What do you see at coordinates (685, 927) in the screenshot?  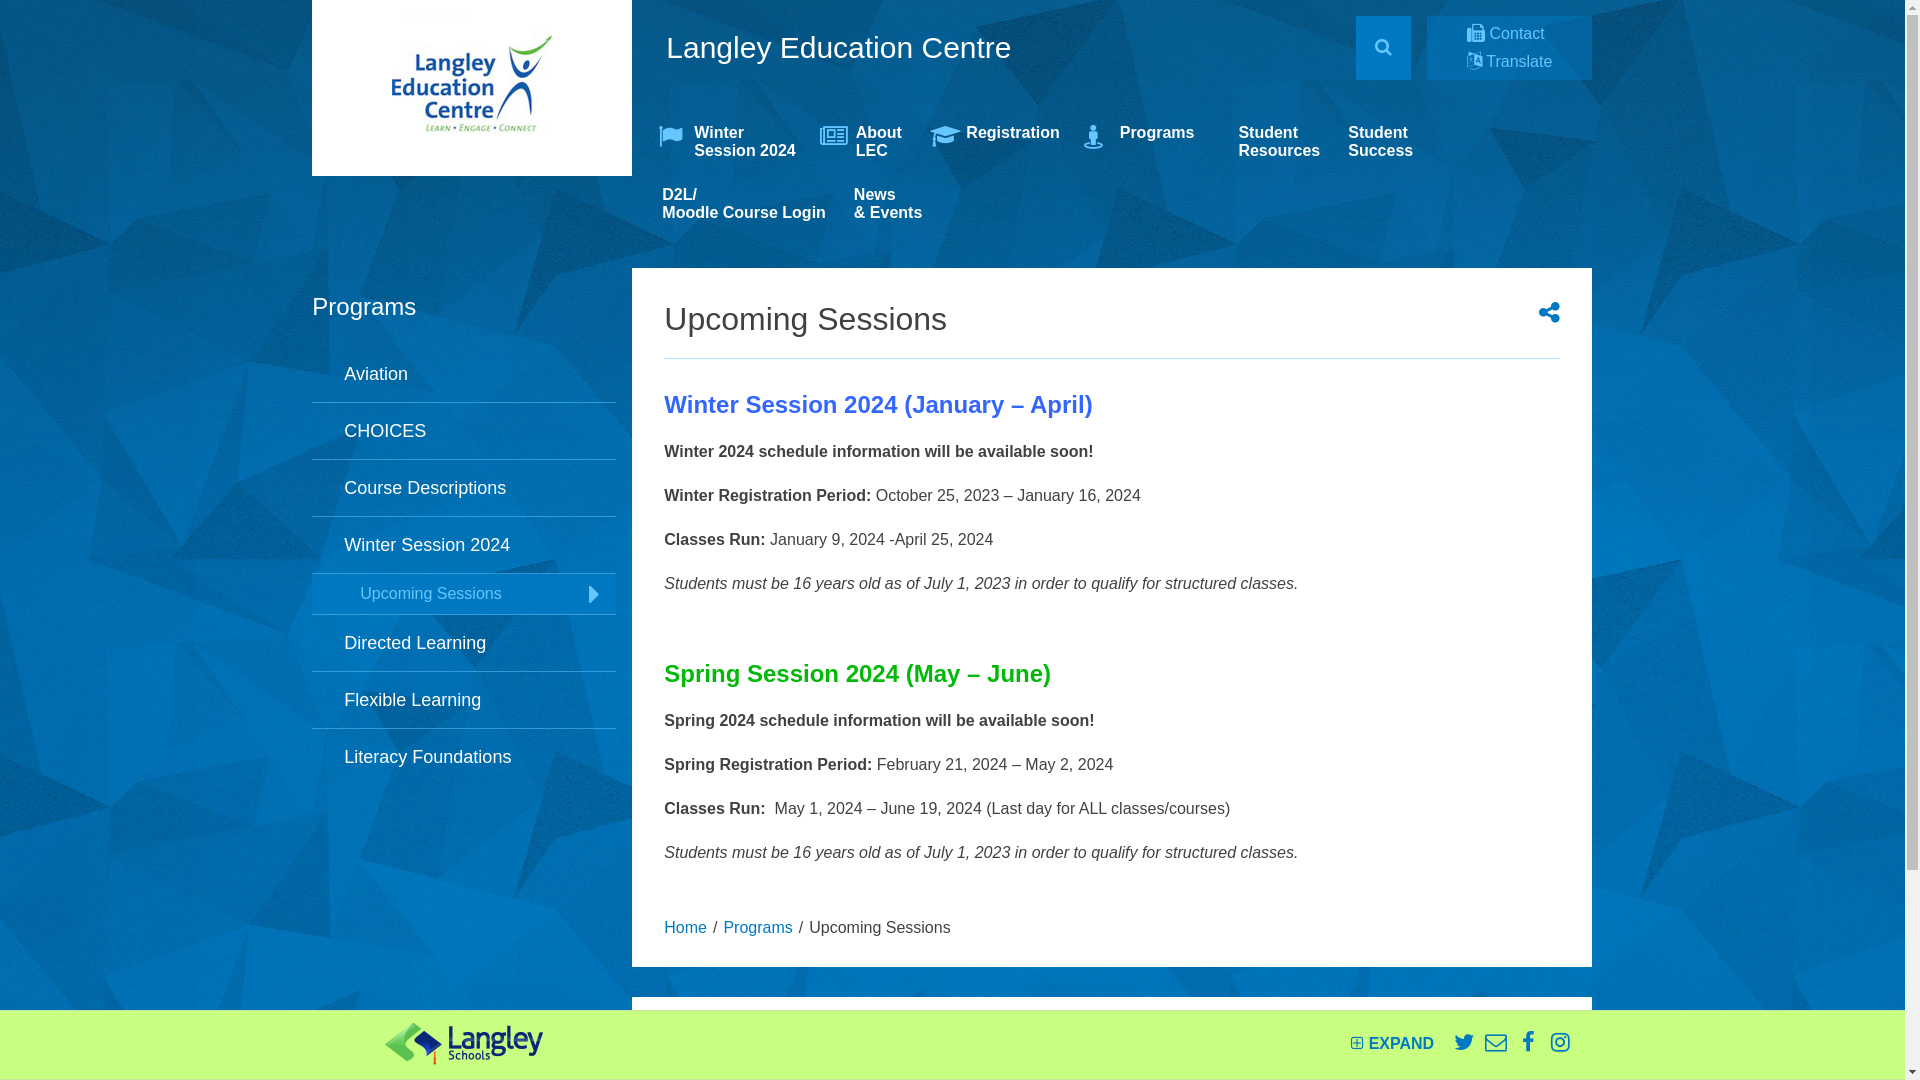 I see `'Home'` at bounding box center [685, 927].